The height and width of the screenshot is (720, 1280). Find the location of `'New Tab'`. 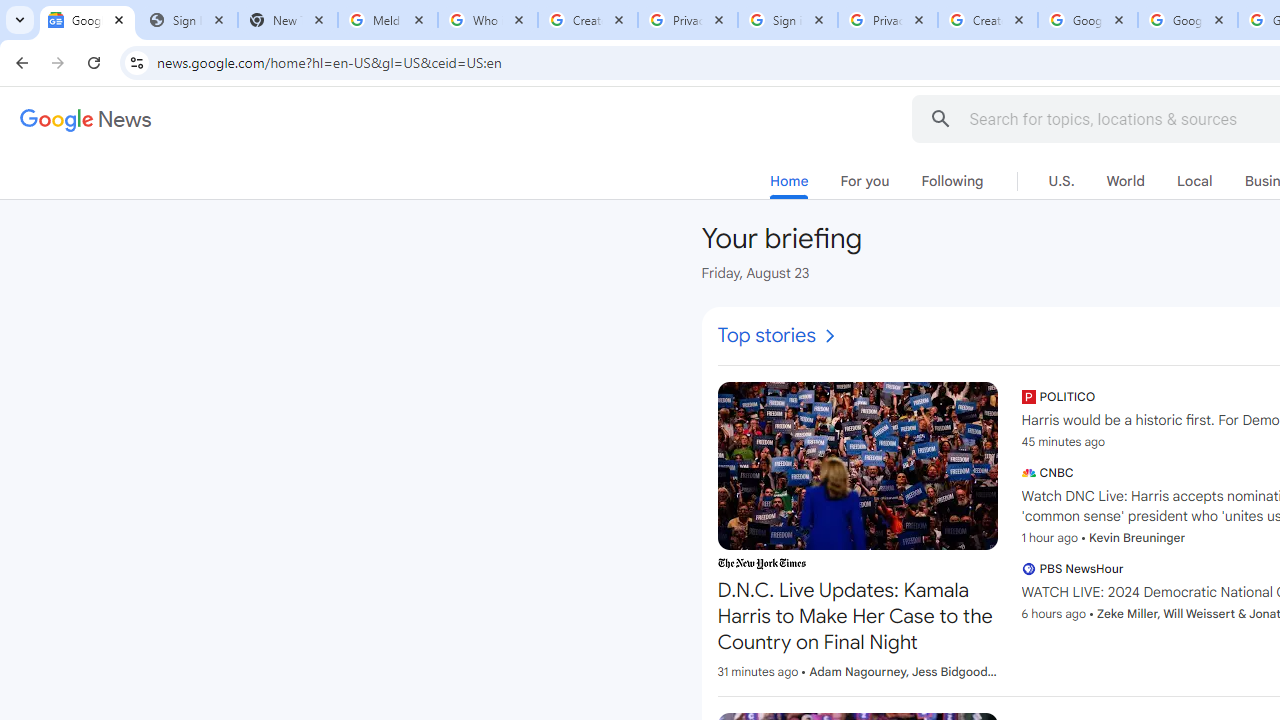

'New Tab' is located at coordinates (287, 20).